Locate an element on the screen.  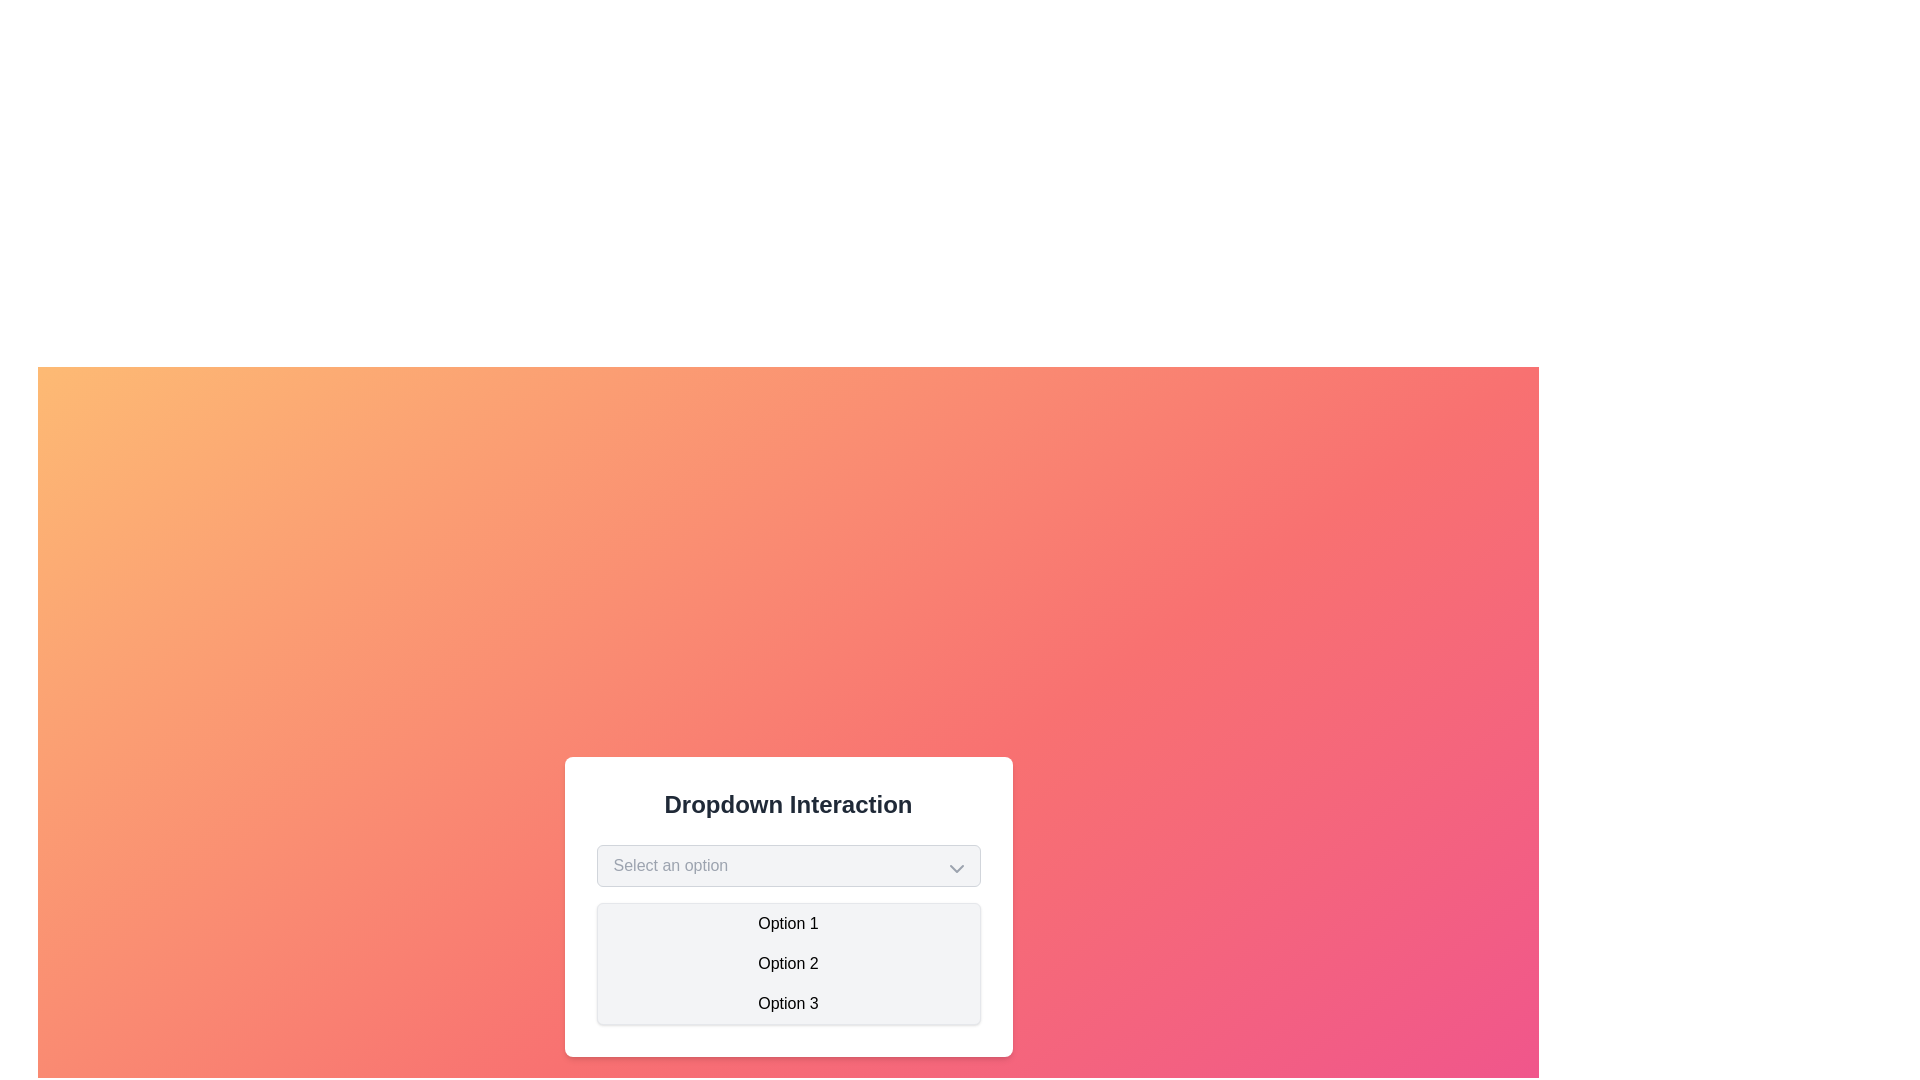
the 'Option 2' button-like list item in the dropdown menu is located at coordinates (787, 963).